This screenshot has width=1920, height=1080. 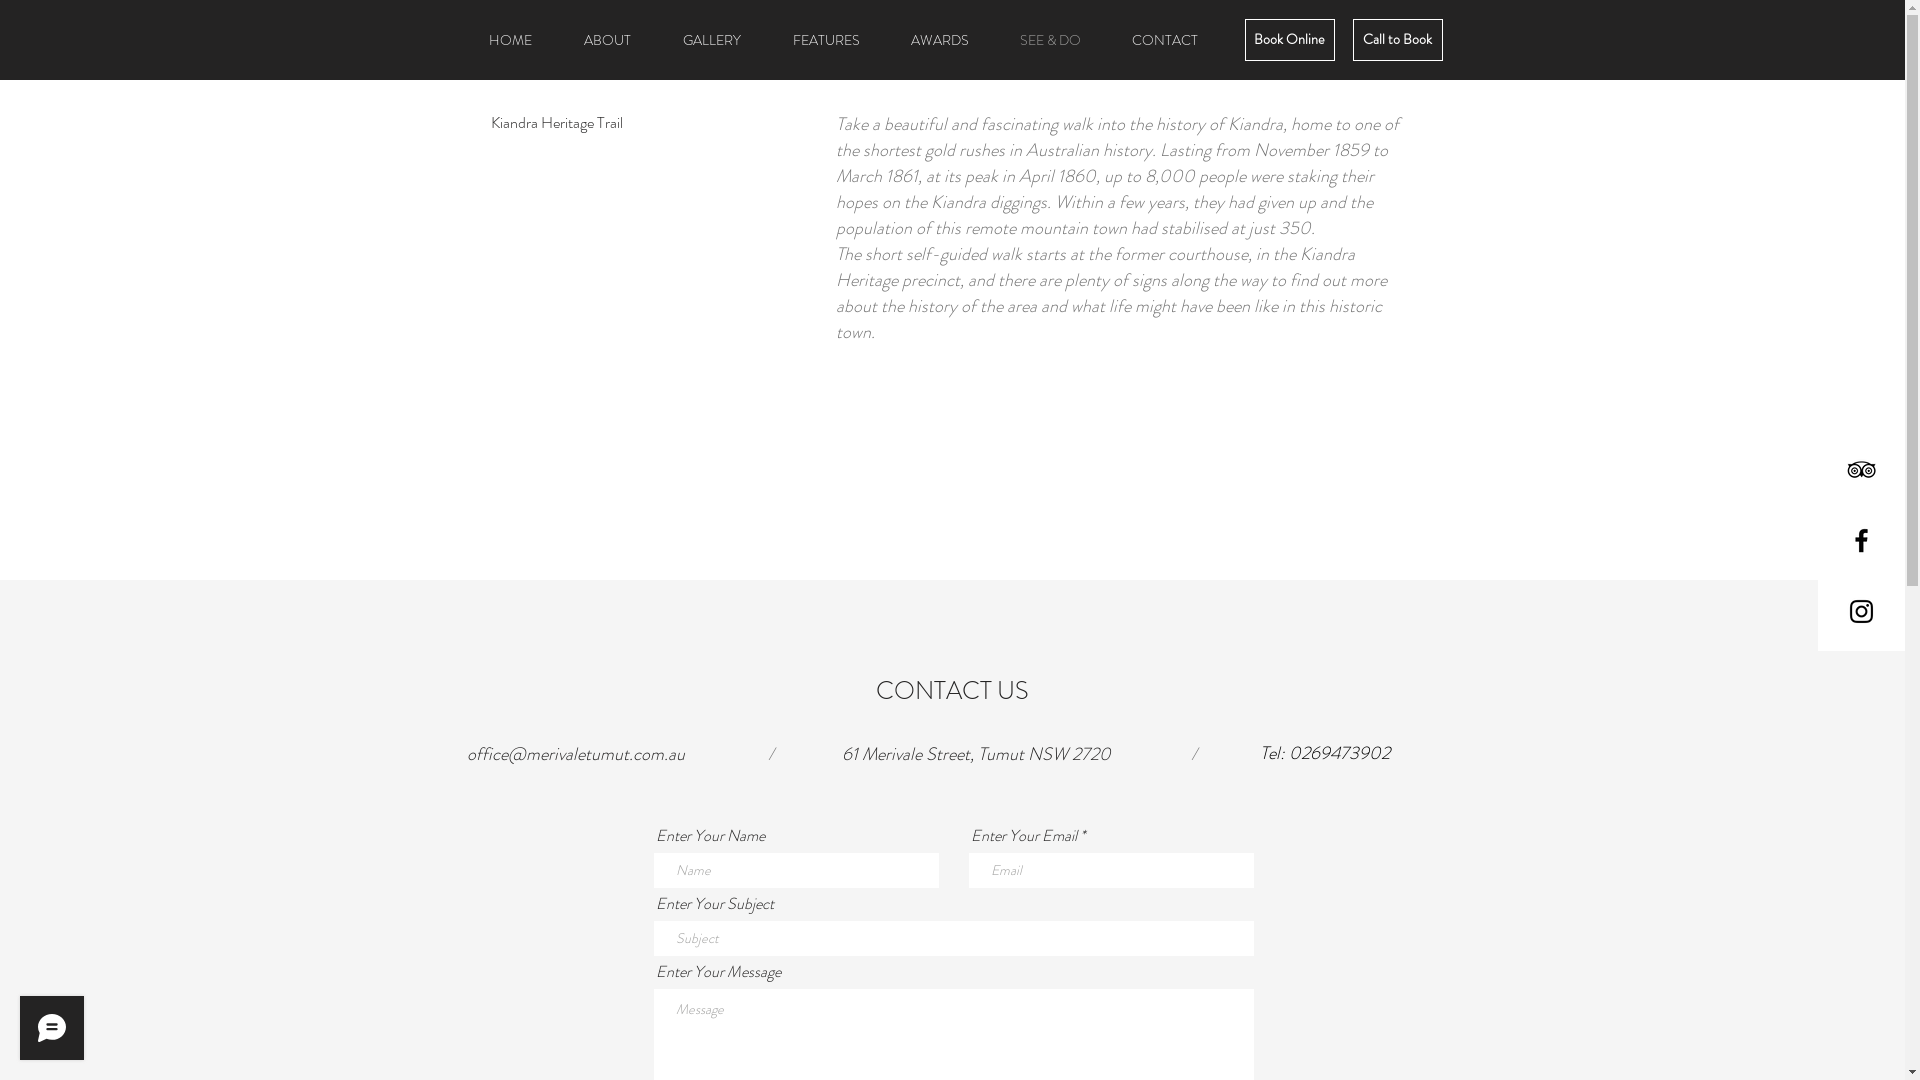 I want to click on 'HOME', so click(x=509, y=39).